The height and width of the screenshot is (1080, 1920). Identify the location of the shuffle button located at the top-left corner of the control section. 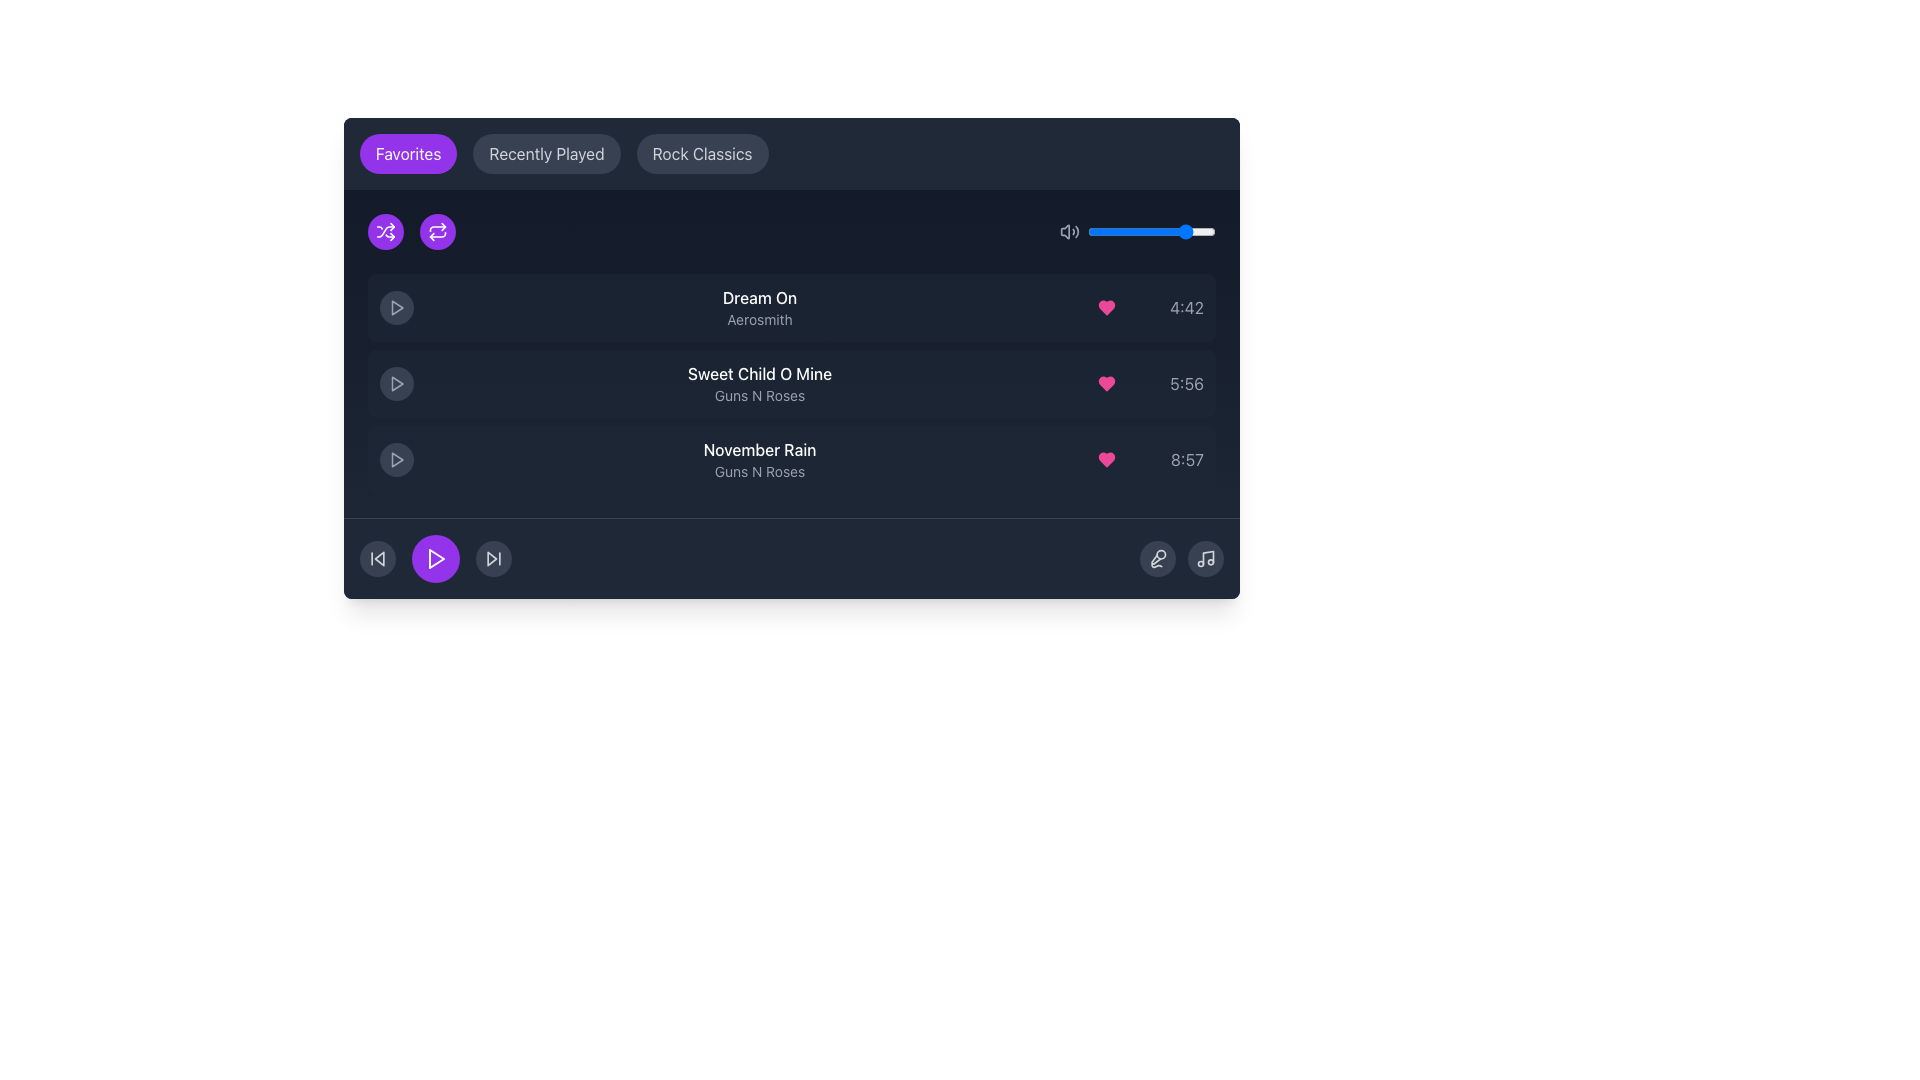
(385, 230).